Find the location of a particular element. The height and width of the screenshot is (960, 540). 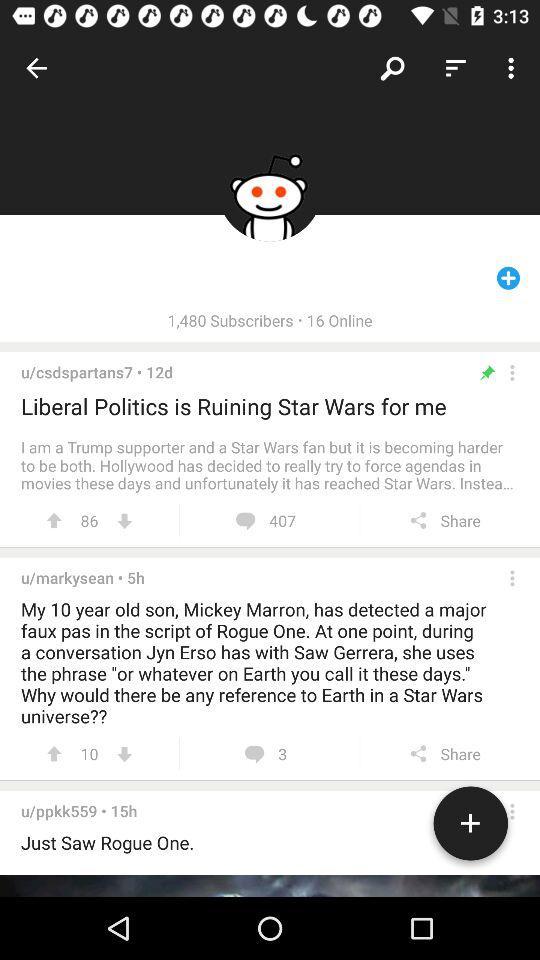

icon above the 16 online is located at coordinates (393, 68).